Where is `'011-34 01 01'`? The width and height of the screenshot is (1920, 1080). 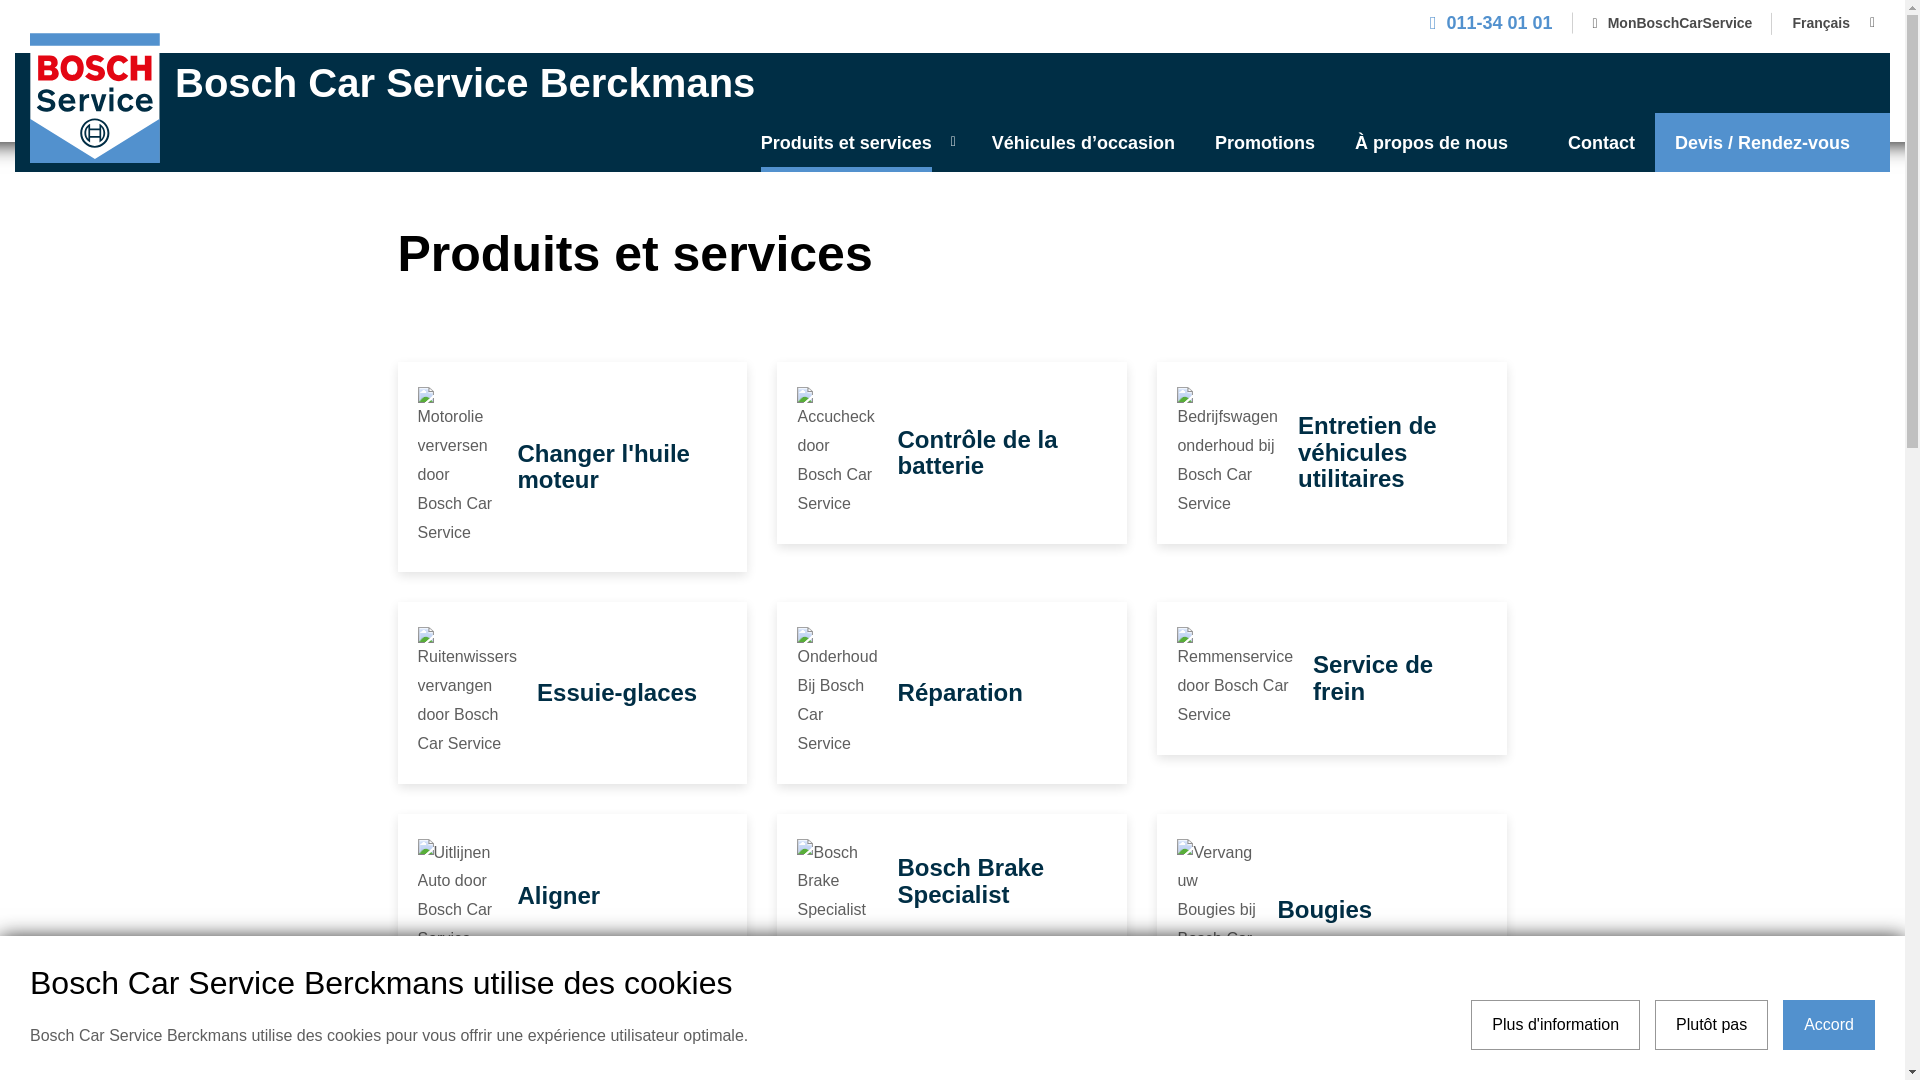 '011-34 01 01' is located at coordinates (1491, 23).